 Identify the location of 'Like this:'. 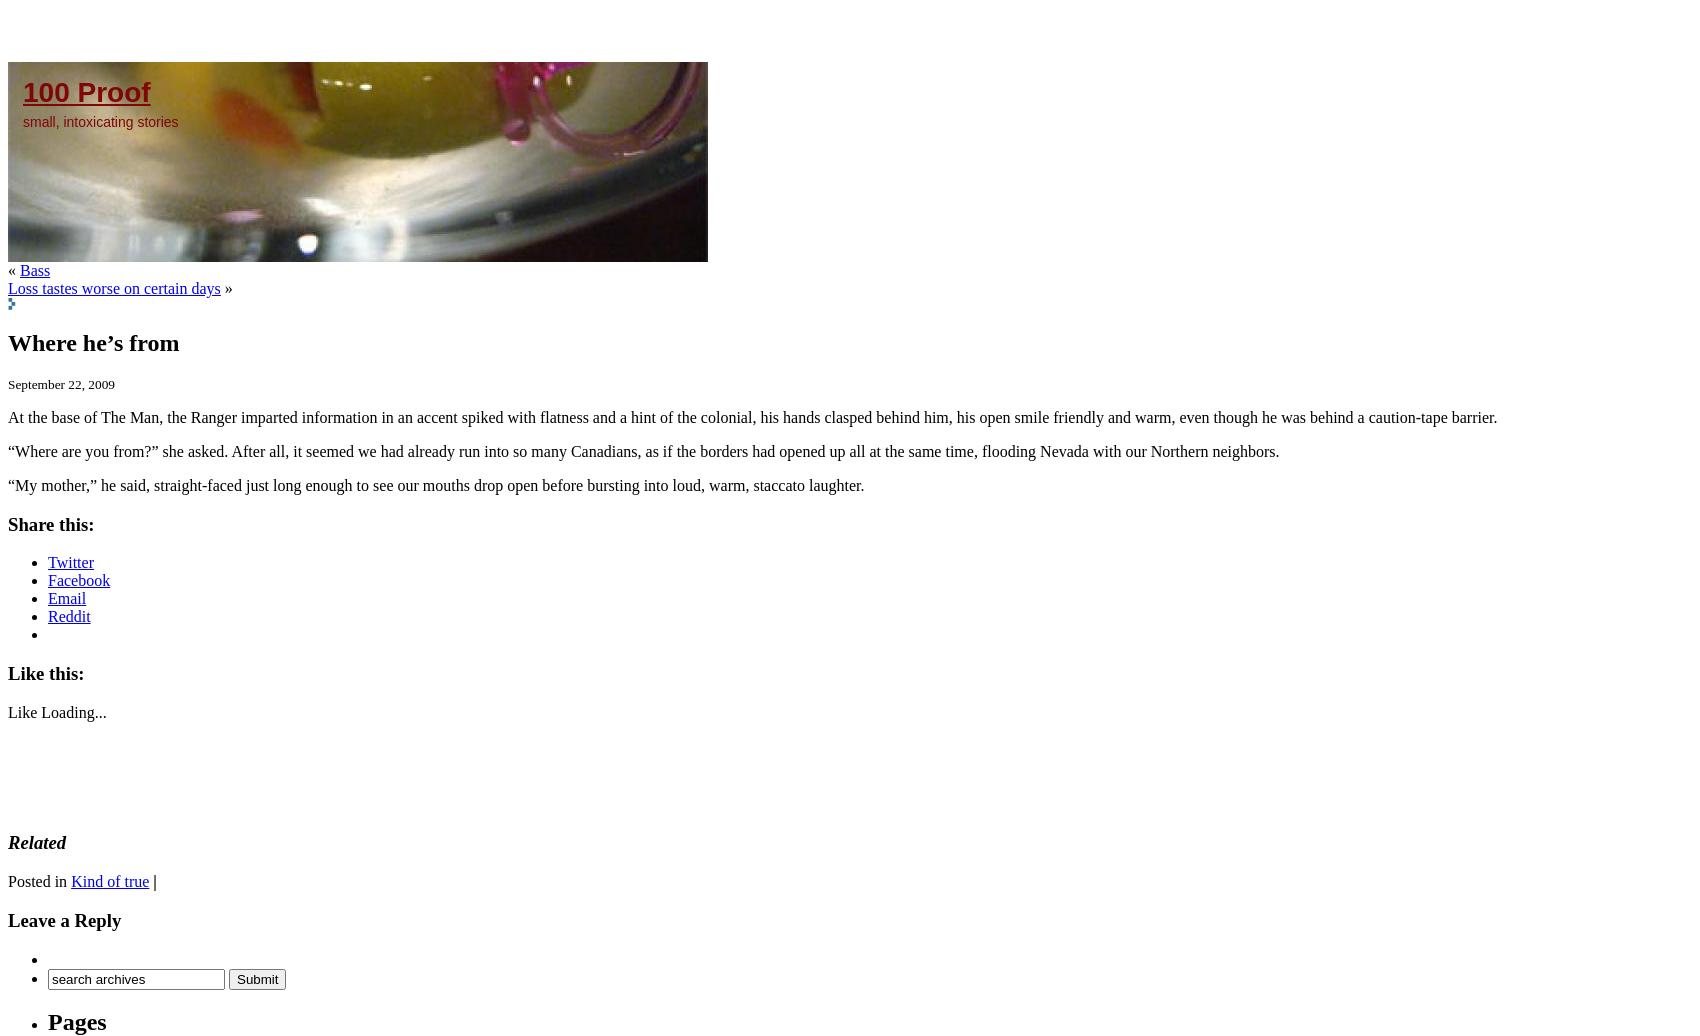
(46, 672).